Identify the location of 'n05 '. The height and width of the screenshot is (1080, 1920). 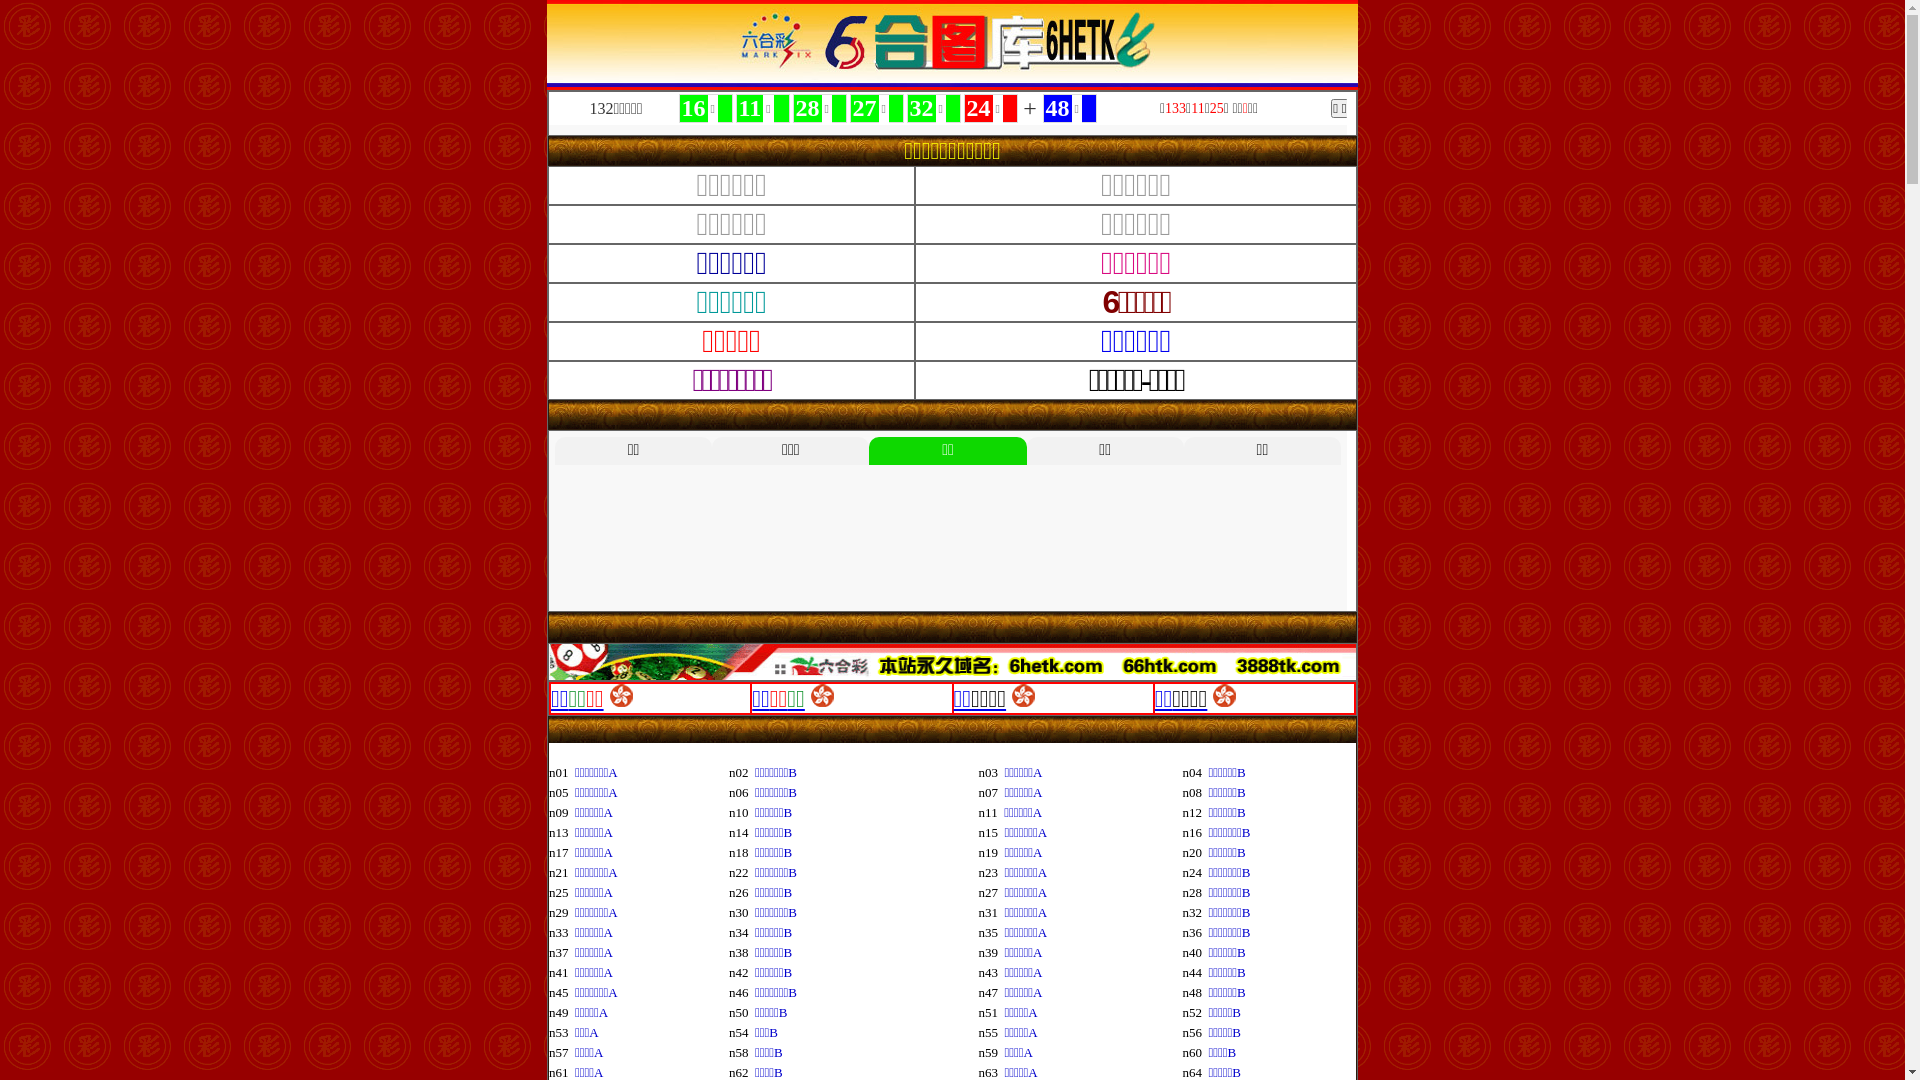
(560, 791).